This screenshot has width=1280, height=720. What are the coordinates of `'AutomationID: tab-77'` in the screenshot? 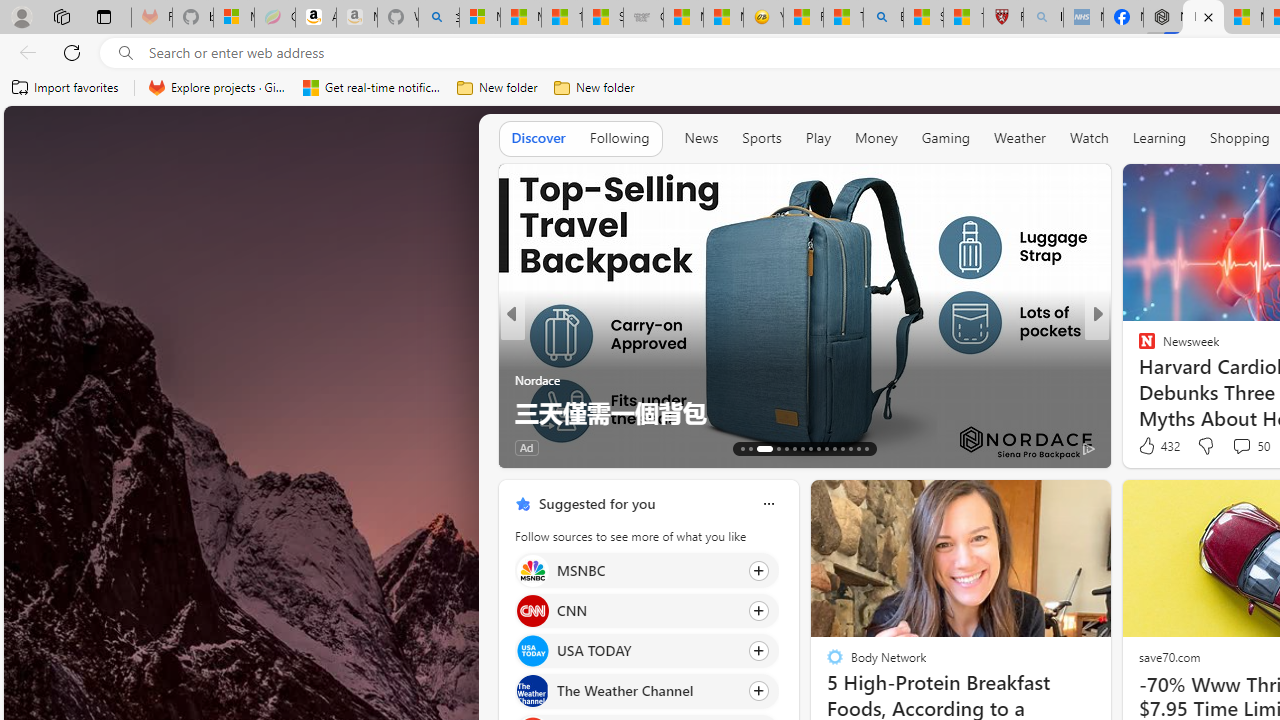 It's located at (842, 447).